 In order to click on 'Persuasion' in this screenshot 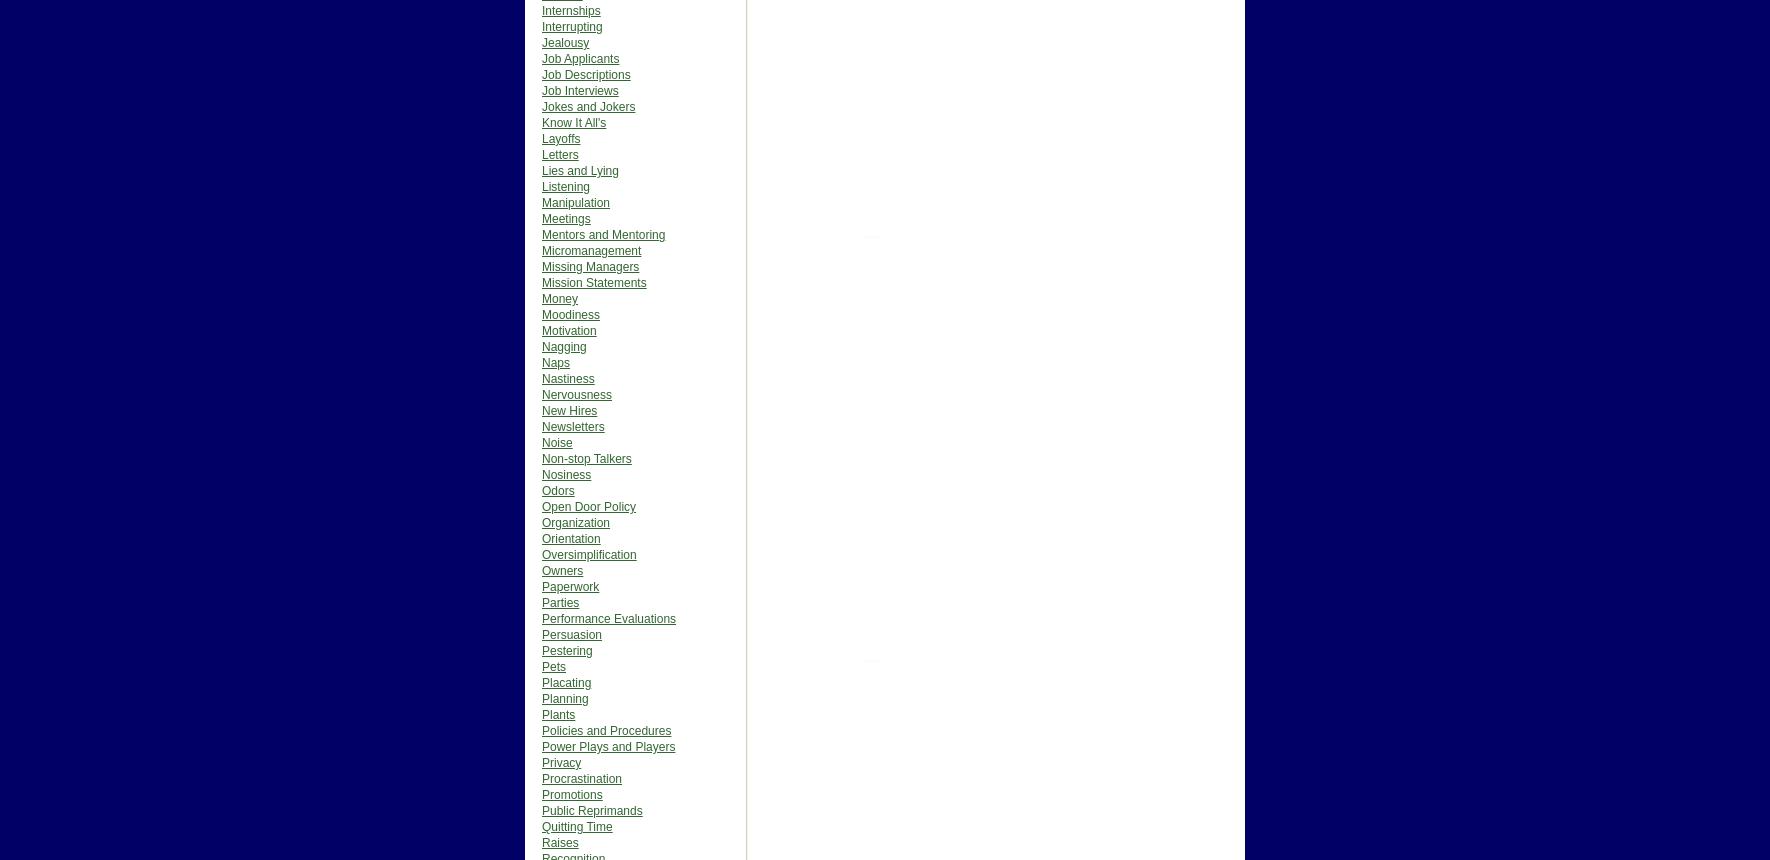, I will do `click(541, 634)`.